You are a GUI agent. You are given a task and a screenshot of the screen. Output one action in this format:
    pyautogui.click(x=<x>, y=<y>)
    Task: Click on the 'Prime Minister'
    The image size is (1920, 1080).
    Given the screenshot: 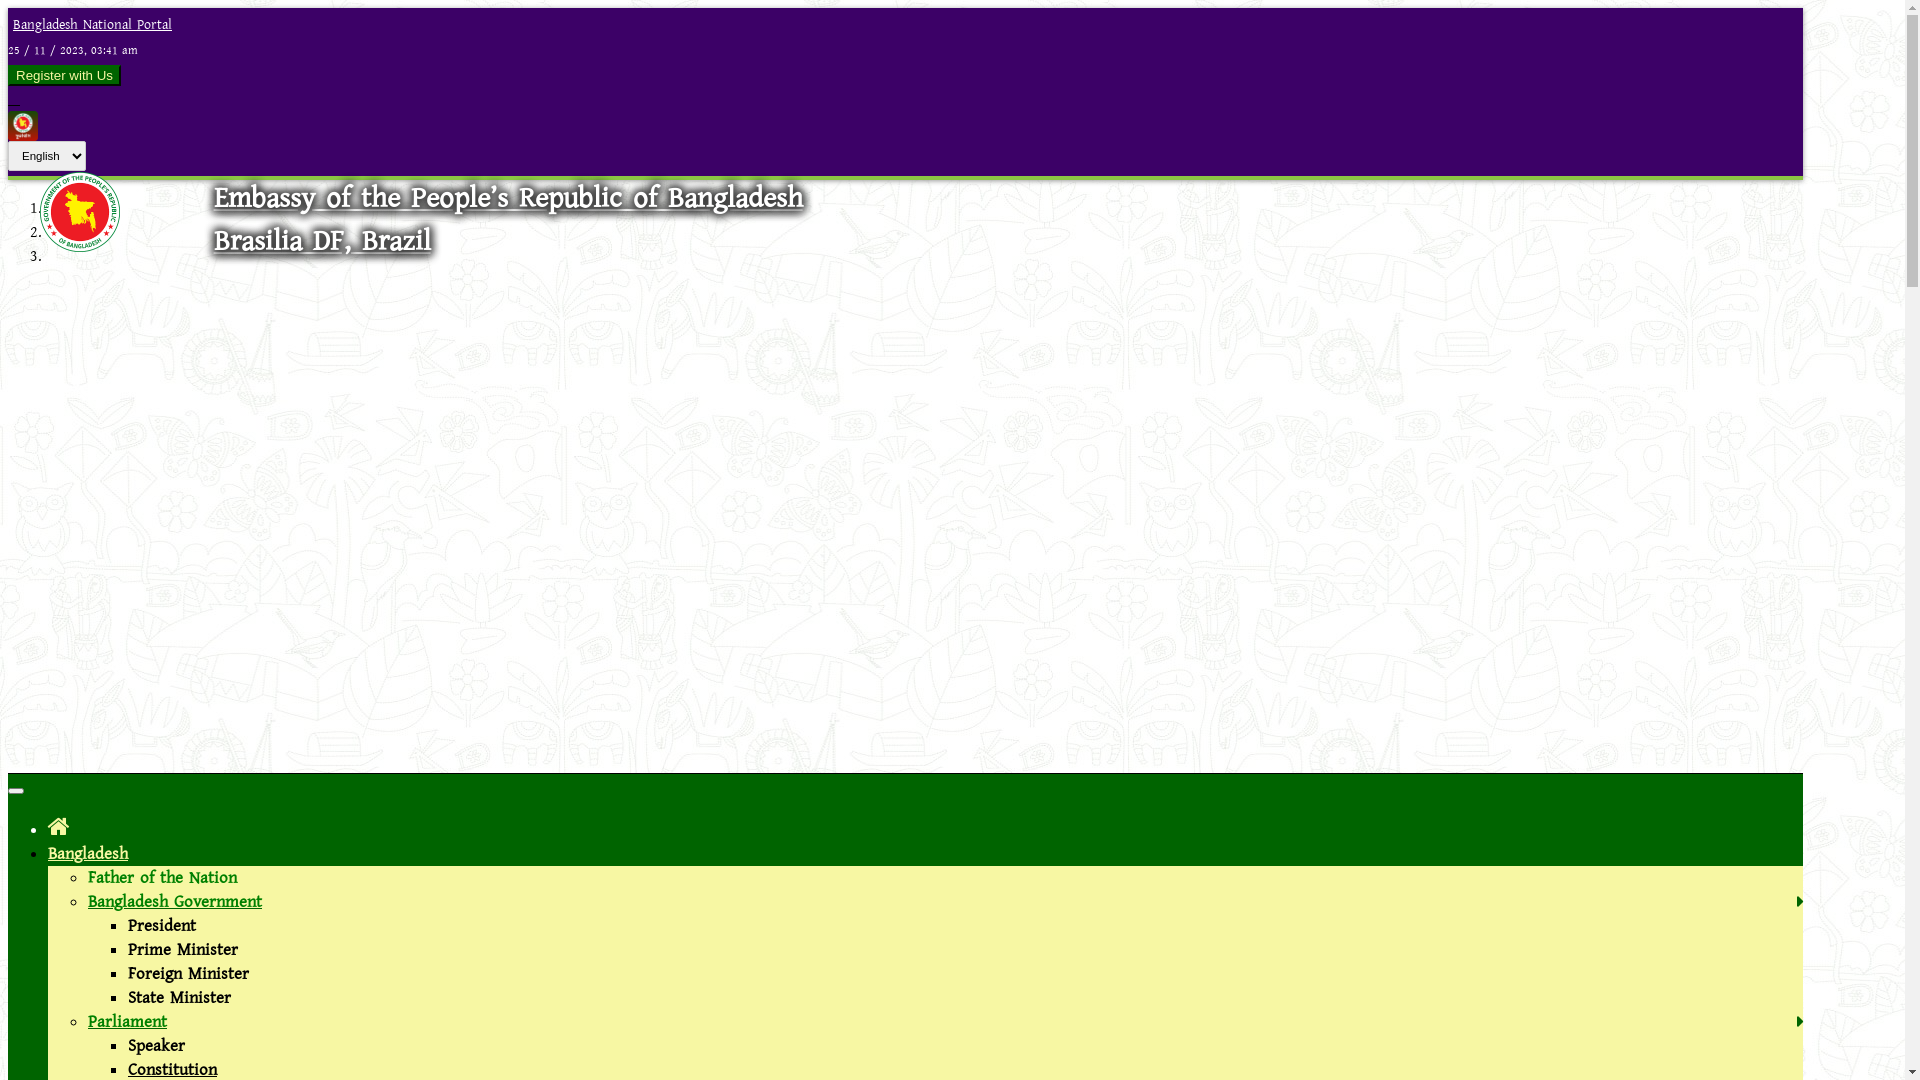 What is the action you would take?
    pyautogui.click(x=182, y=948)
    